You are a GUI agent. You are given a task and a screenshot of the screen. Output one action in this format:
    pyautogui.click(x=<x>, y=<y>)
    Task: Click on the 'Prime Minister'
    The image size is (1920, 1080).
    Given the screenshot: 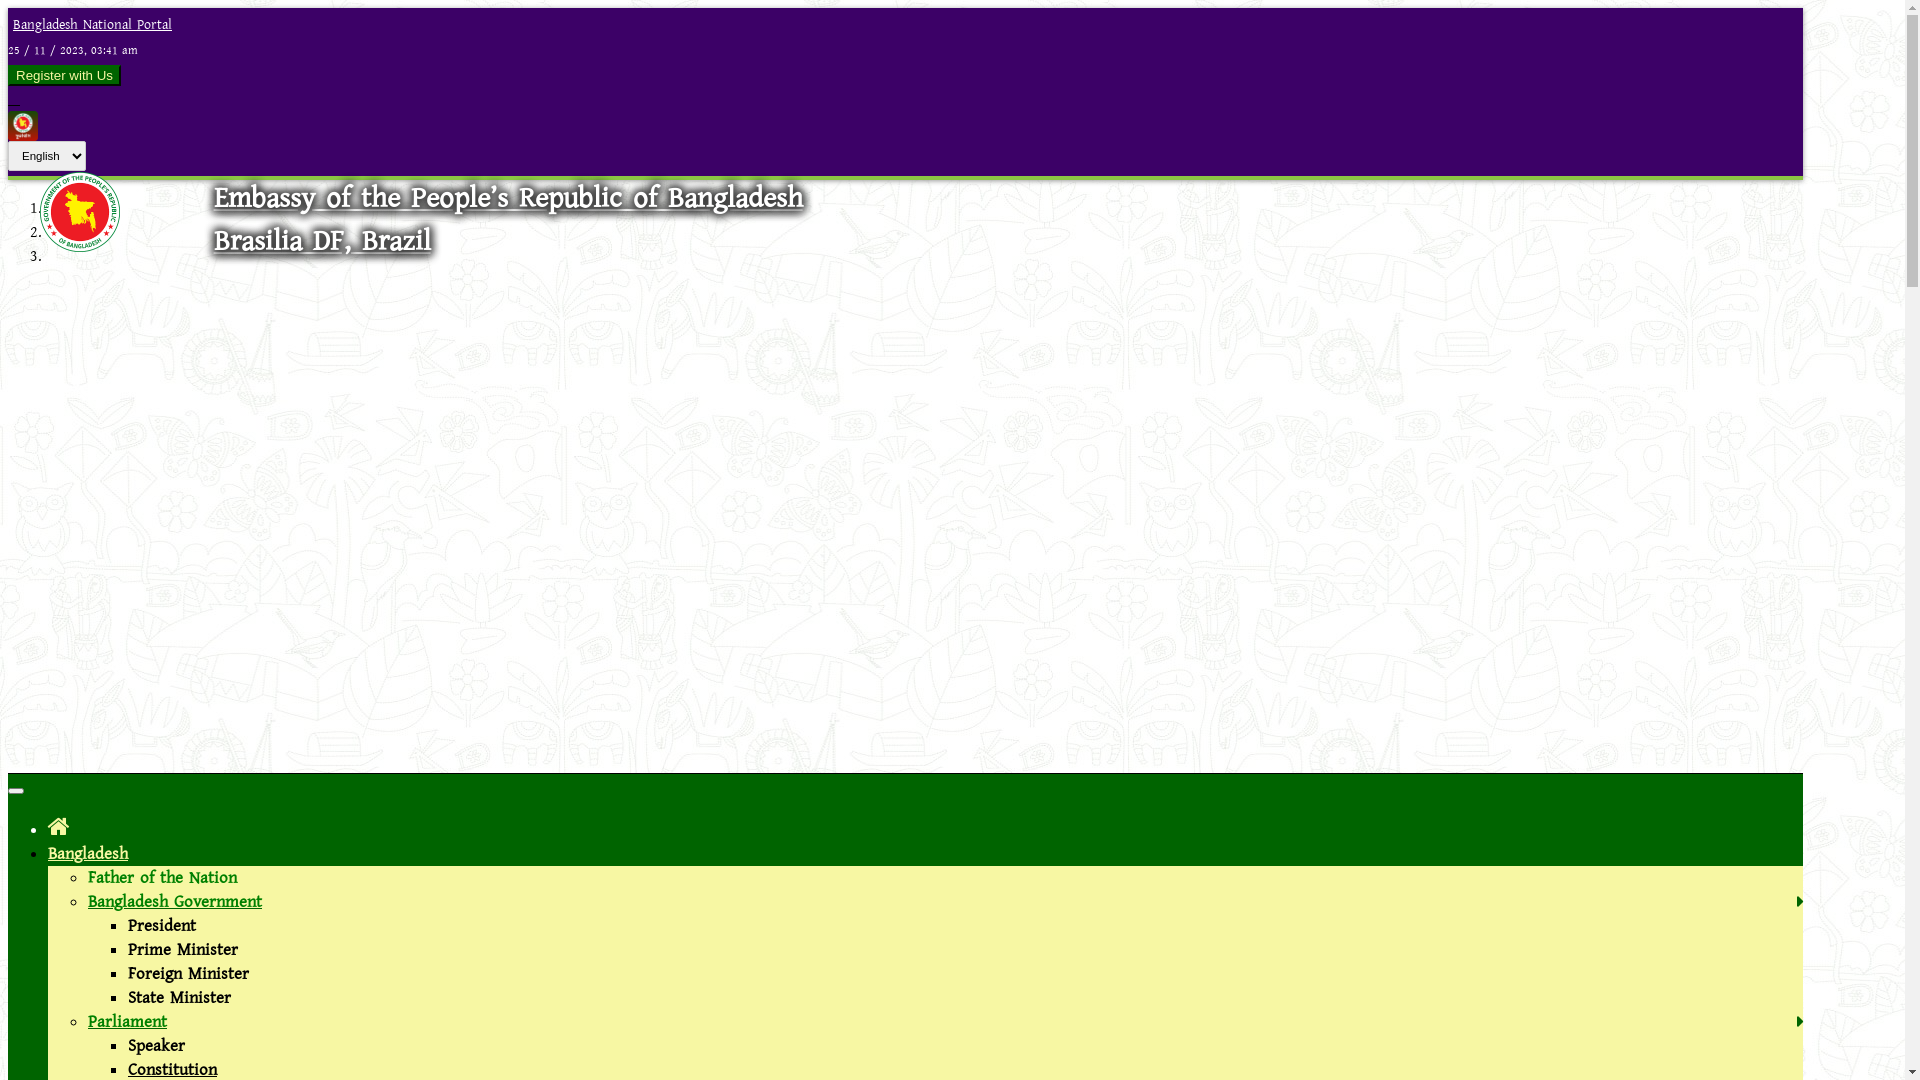 What is the action you would take?
    pyautogui.click(x=182, y=948)
    